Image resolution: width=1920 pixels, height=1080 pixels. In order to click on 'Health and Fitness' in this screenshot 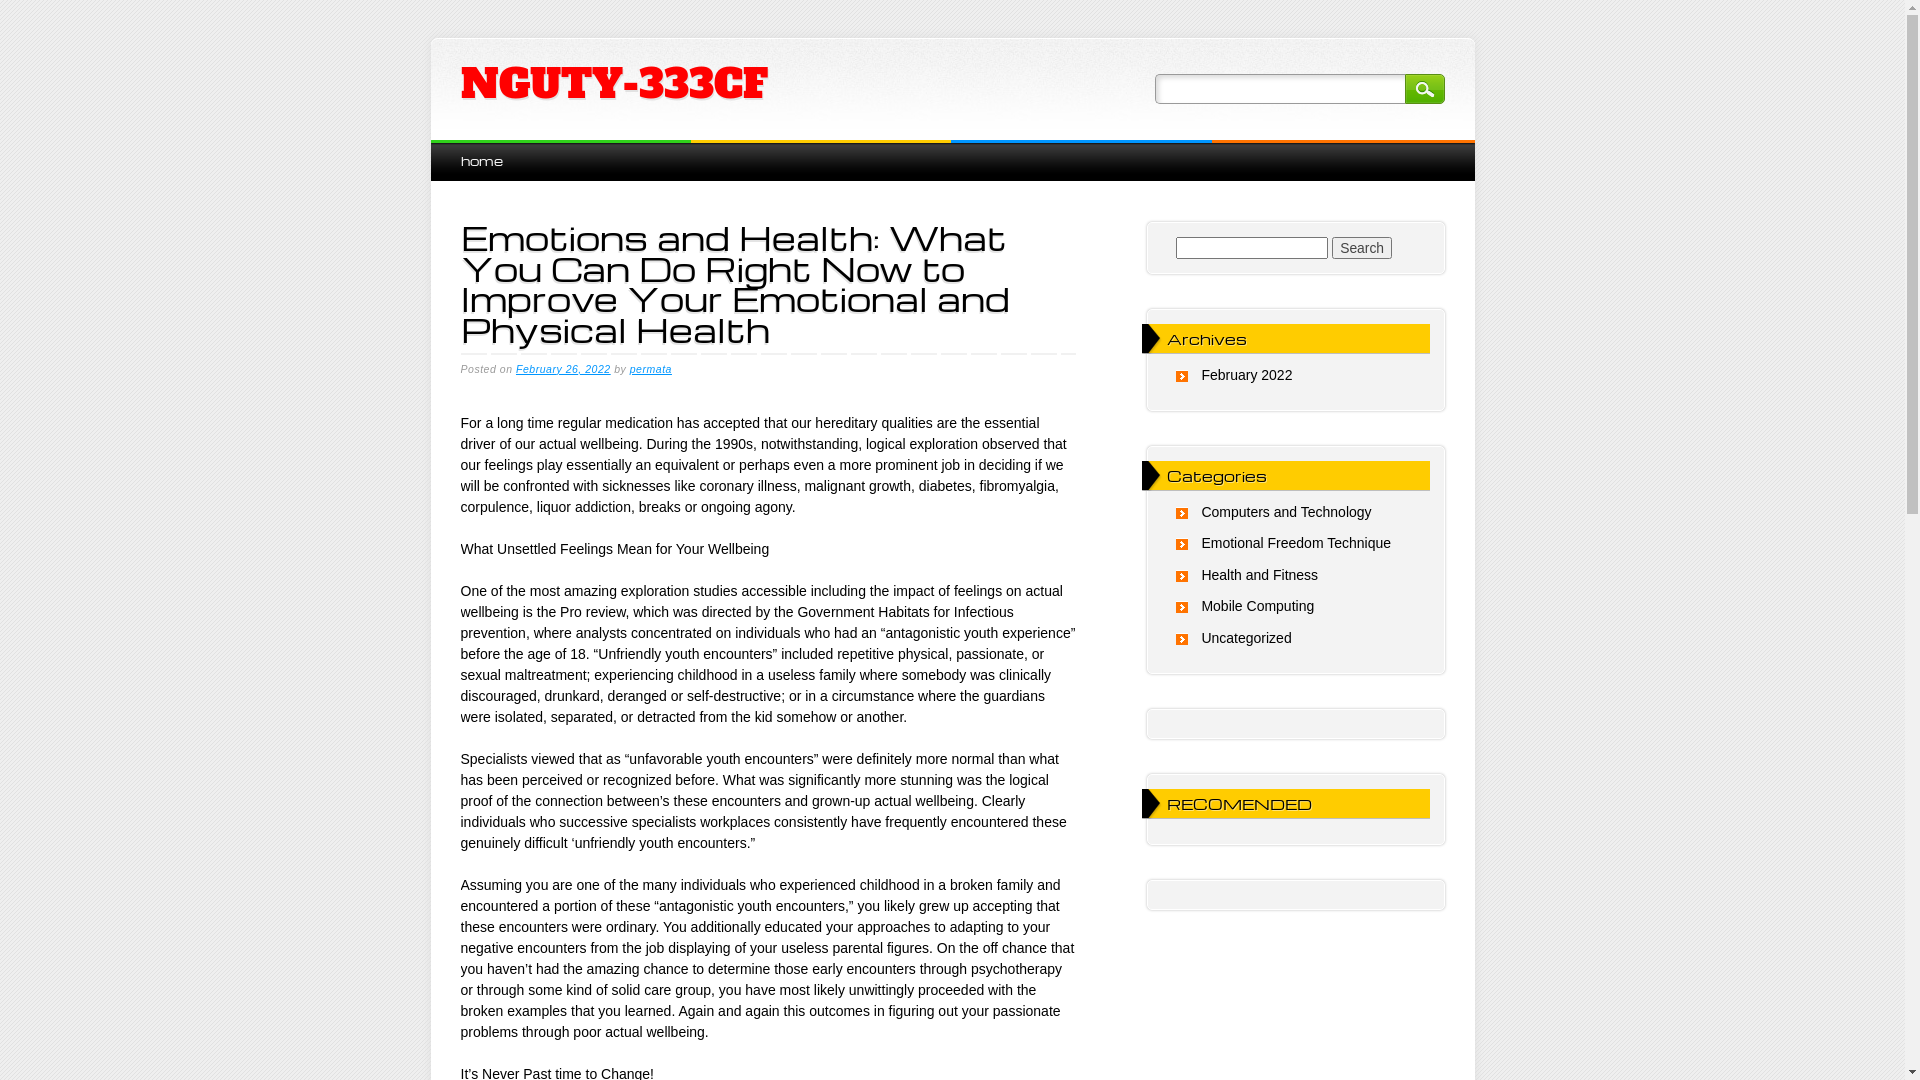, I will do `click(1258, 574)`.